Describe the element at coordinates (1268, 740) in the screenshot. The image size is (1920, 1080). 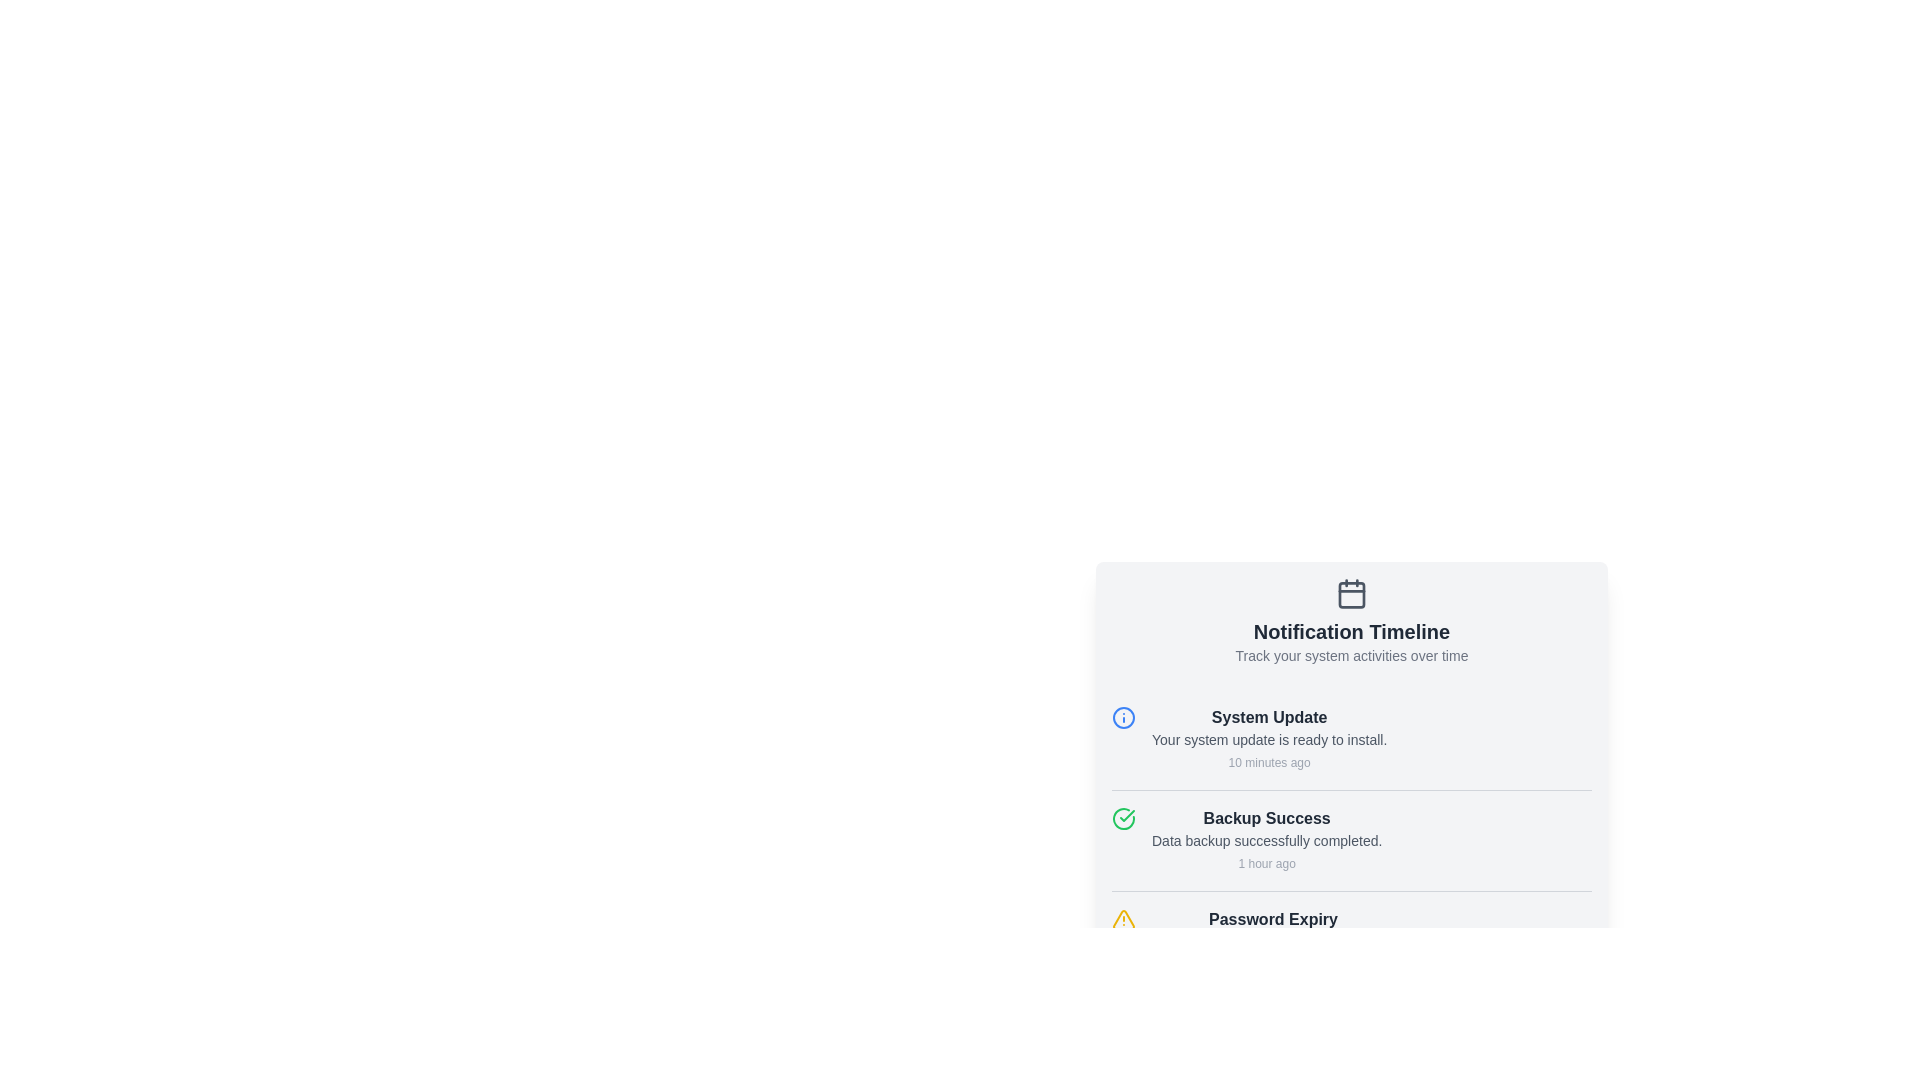
I see `text displayed in the text label that says 'Your system update is ready to install.' located within the notification card under 'Notification Timeline'` at that location.